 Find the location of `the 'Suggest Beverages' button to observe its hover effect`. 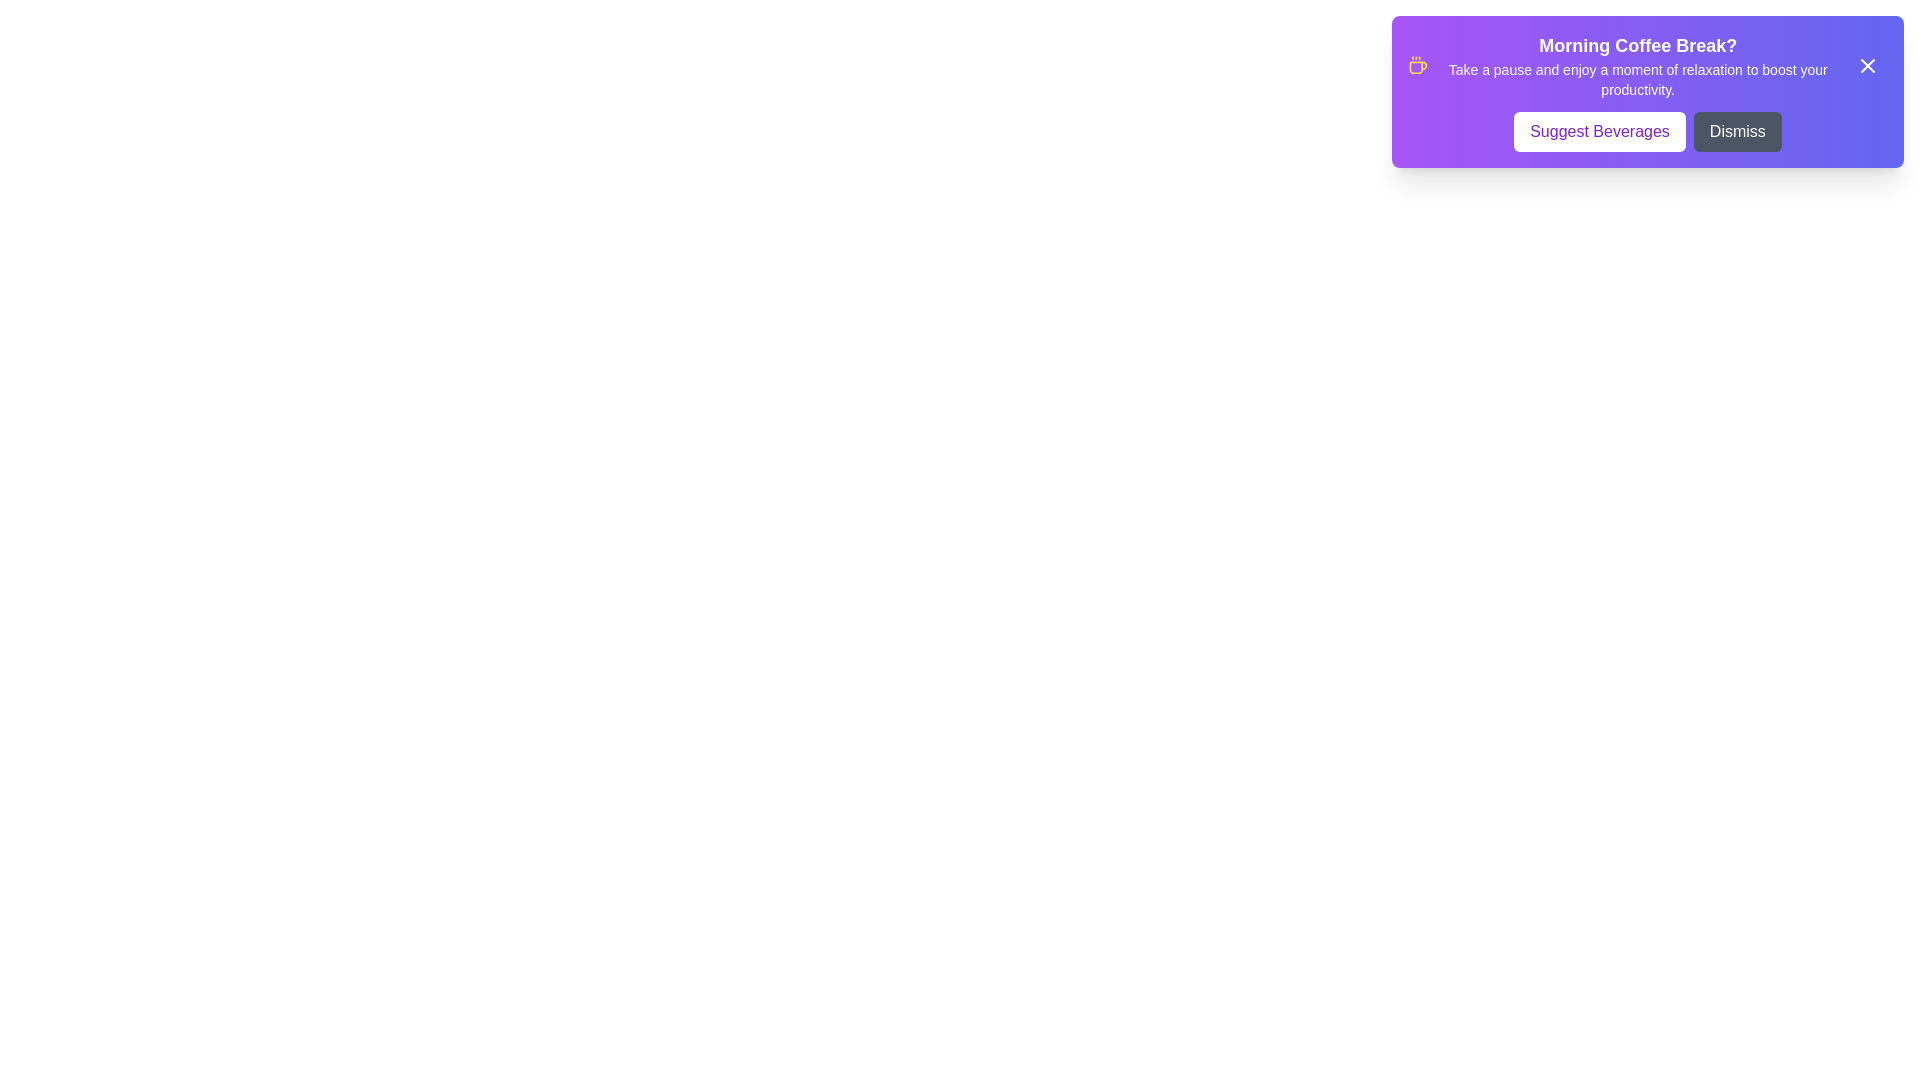

the 'Suggest Beverages' button to observe its hover effect is located at coordinates (1598, 131).